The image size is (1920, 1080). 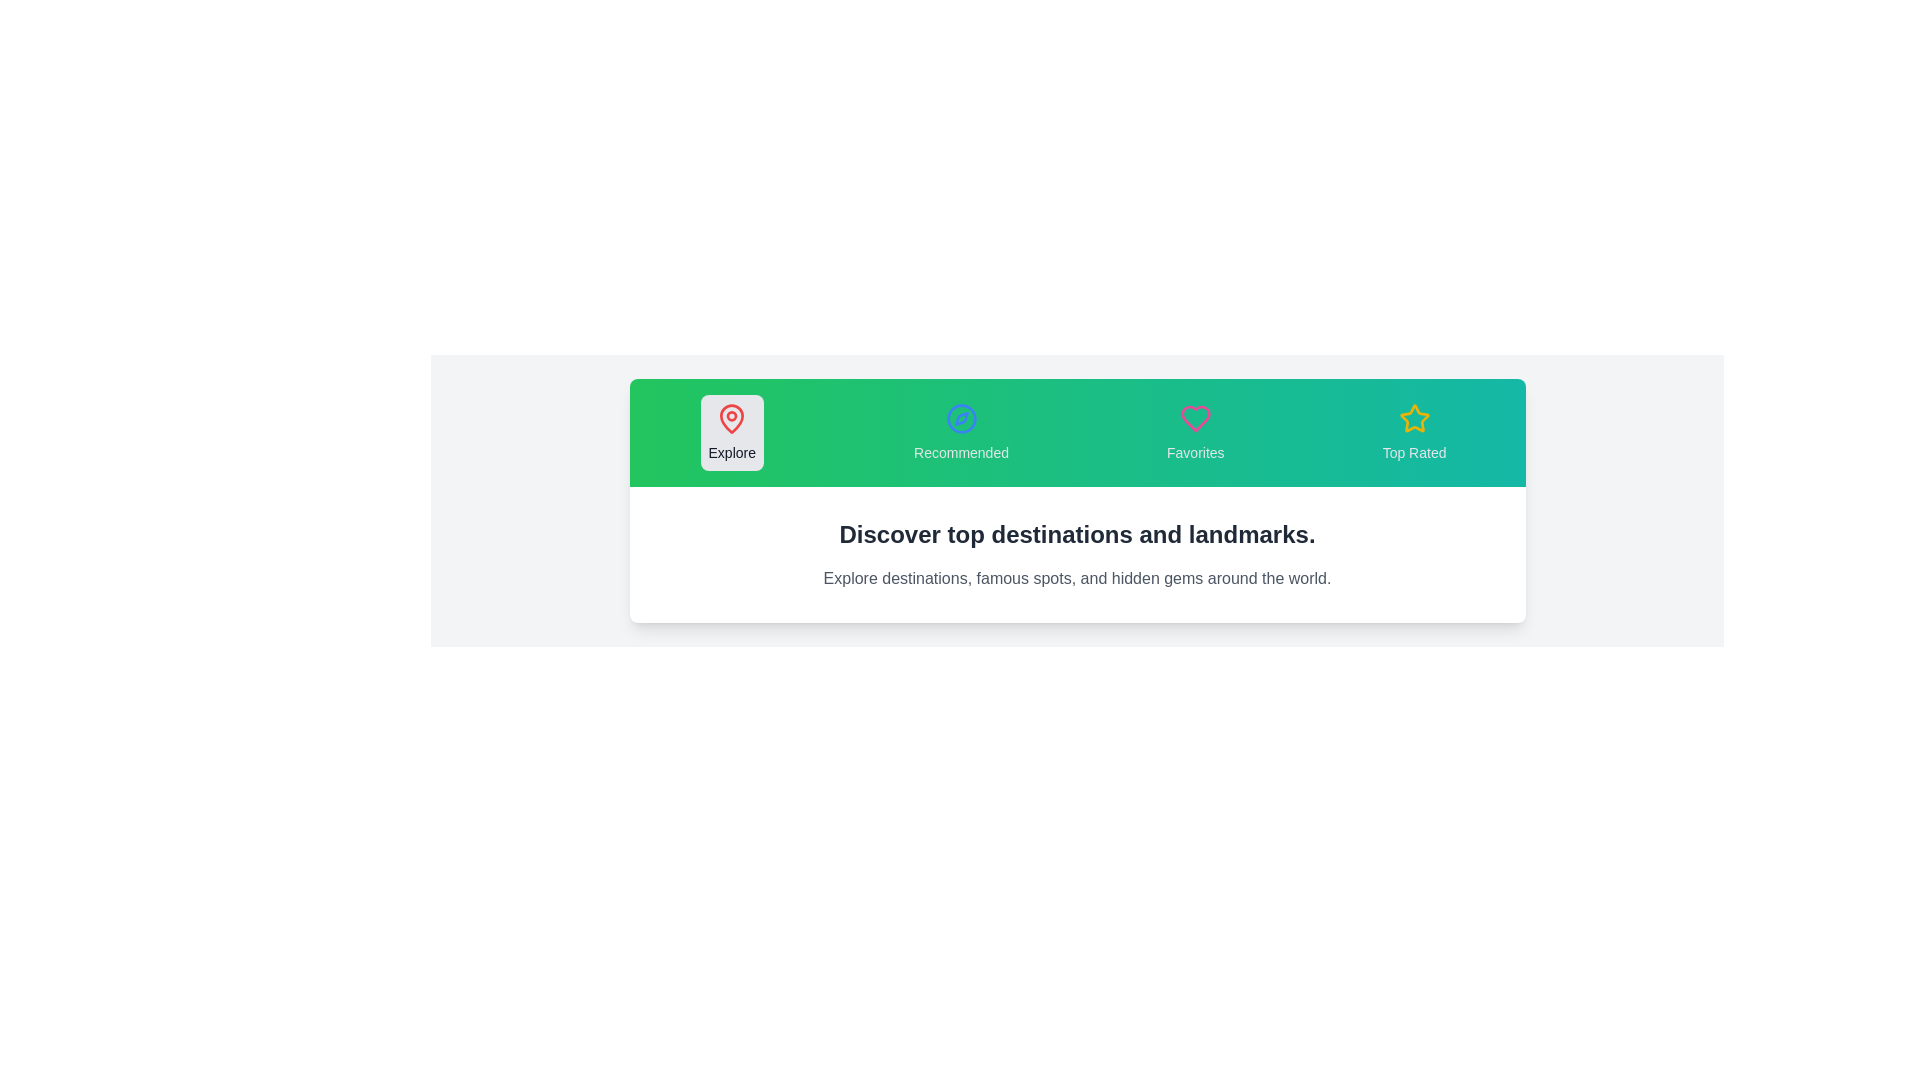 I want to click on the tab labeled Top Rated, so click(x=1413, y=431).